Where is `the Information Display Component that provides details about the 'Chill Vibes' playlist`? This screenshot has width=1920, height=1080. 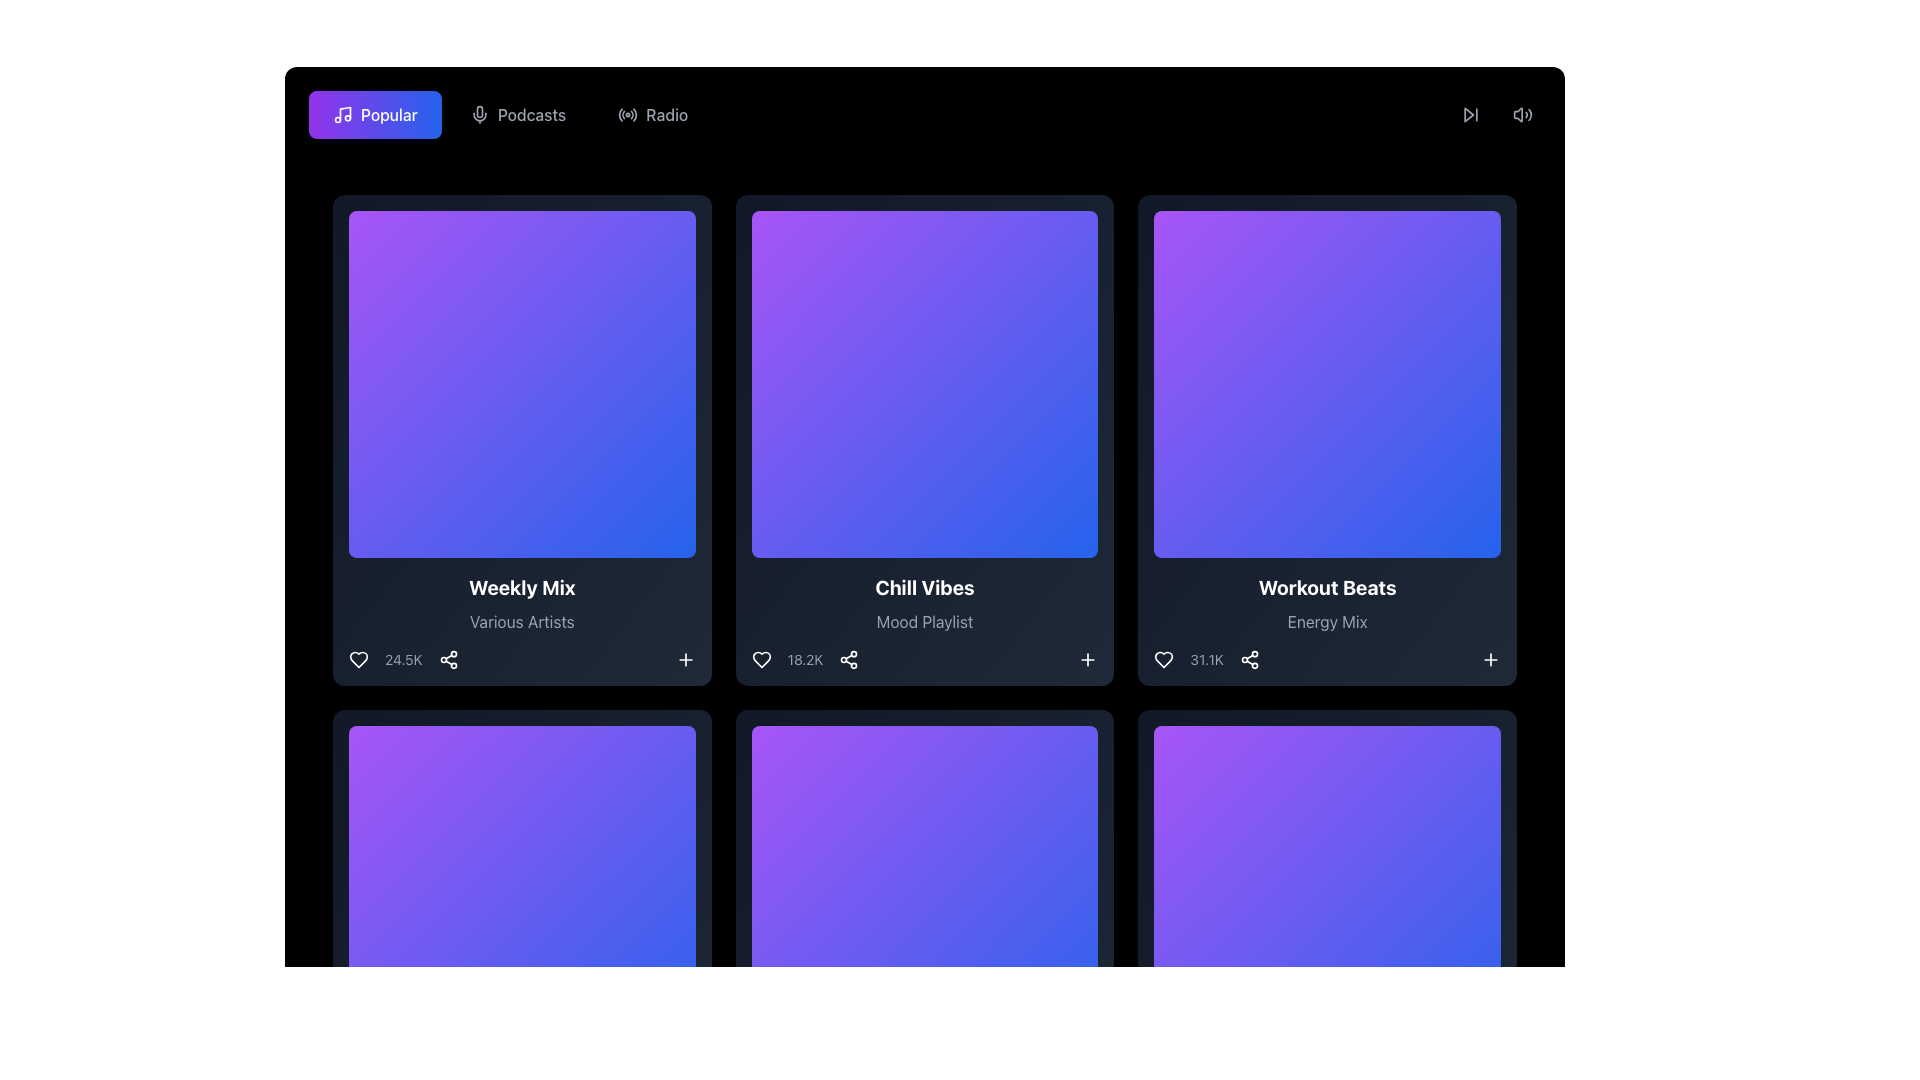
the Information Display Component that provides details about the 'Chill Vibes' playlist is located at coordinates (924, 620).